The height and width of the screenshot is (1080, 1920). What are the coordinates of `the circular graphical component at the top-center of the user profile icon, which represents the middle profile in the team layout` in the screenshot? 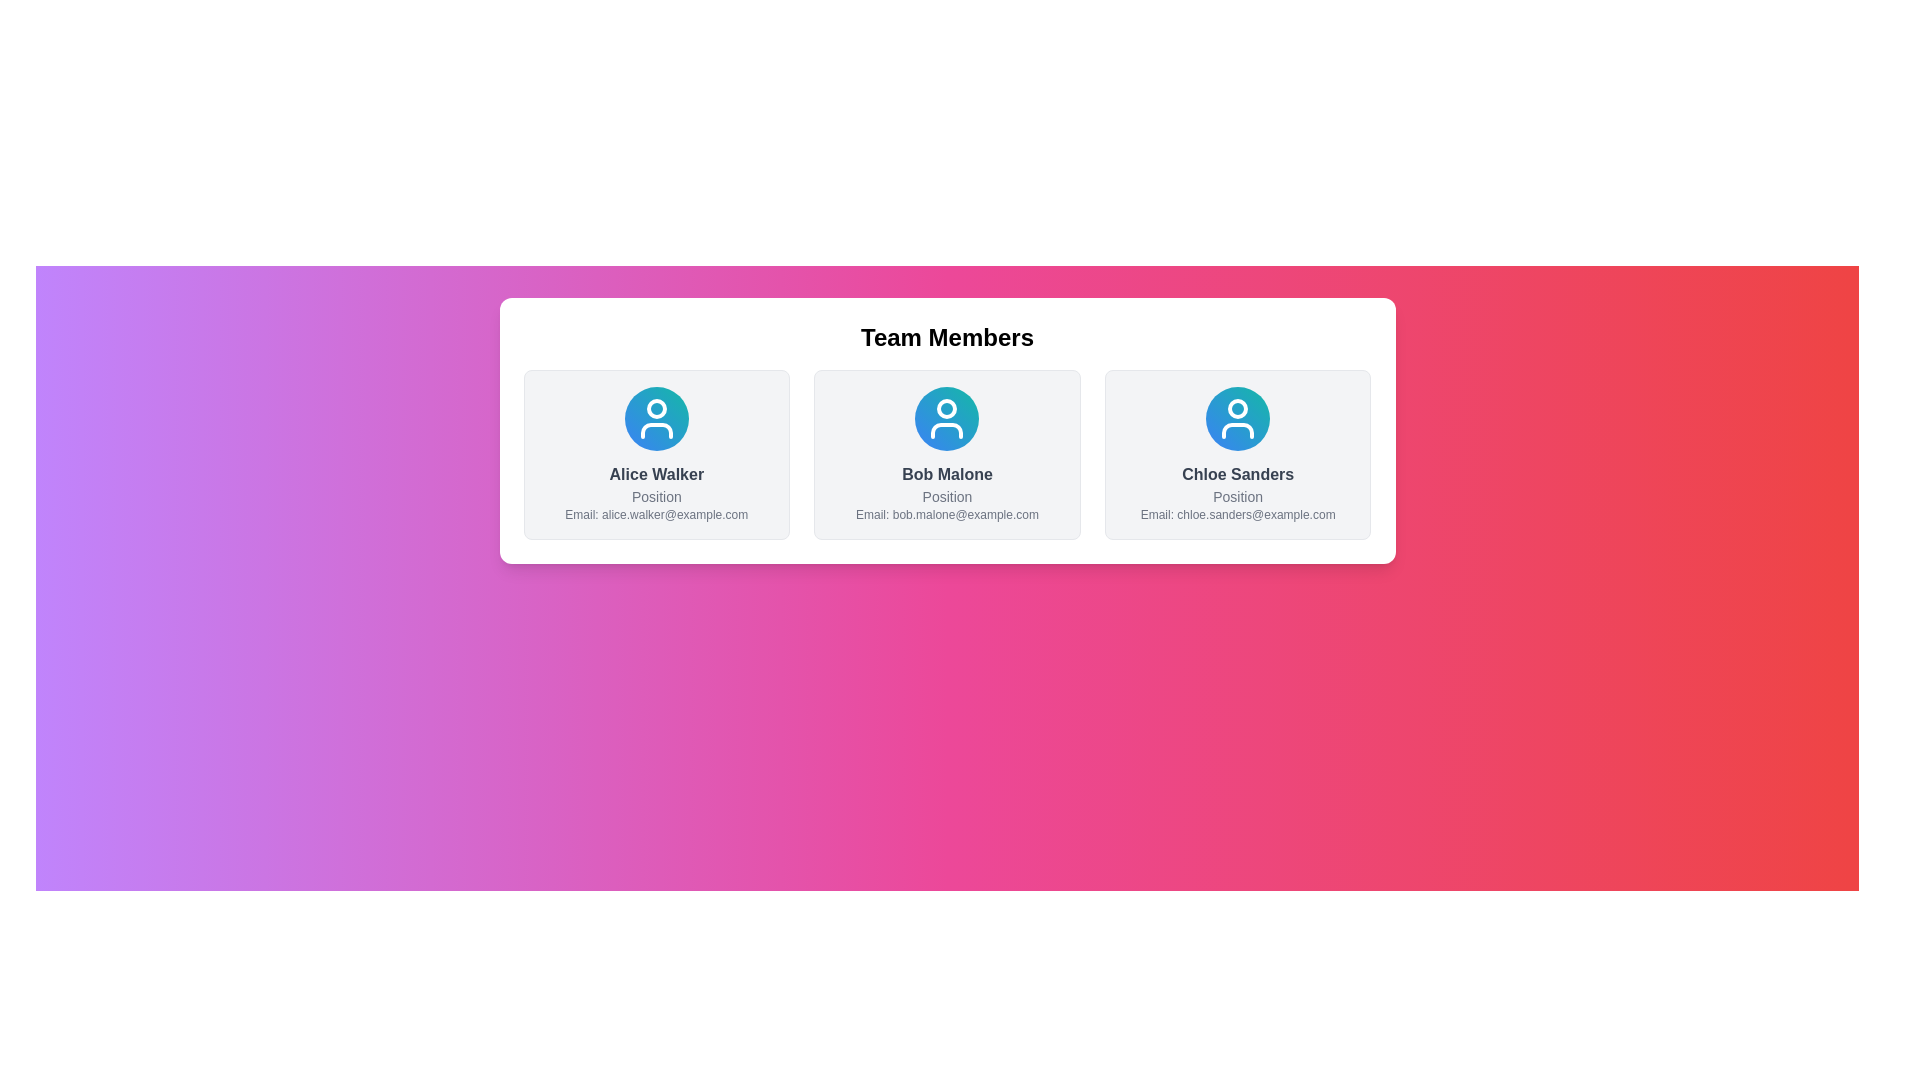 It's located at (946, 407).